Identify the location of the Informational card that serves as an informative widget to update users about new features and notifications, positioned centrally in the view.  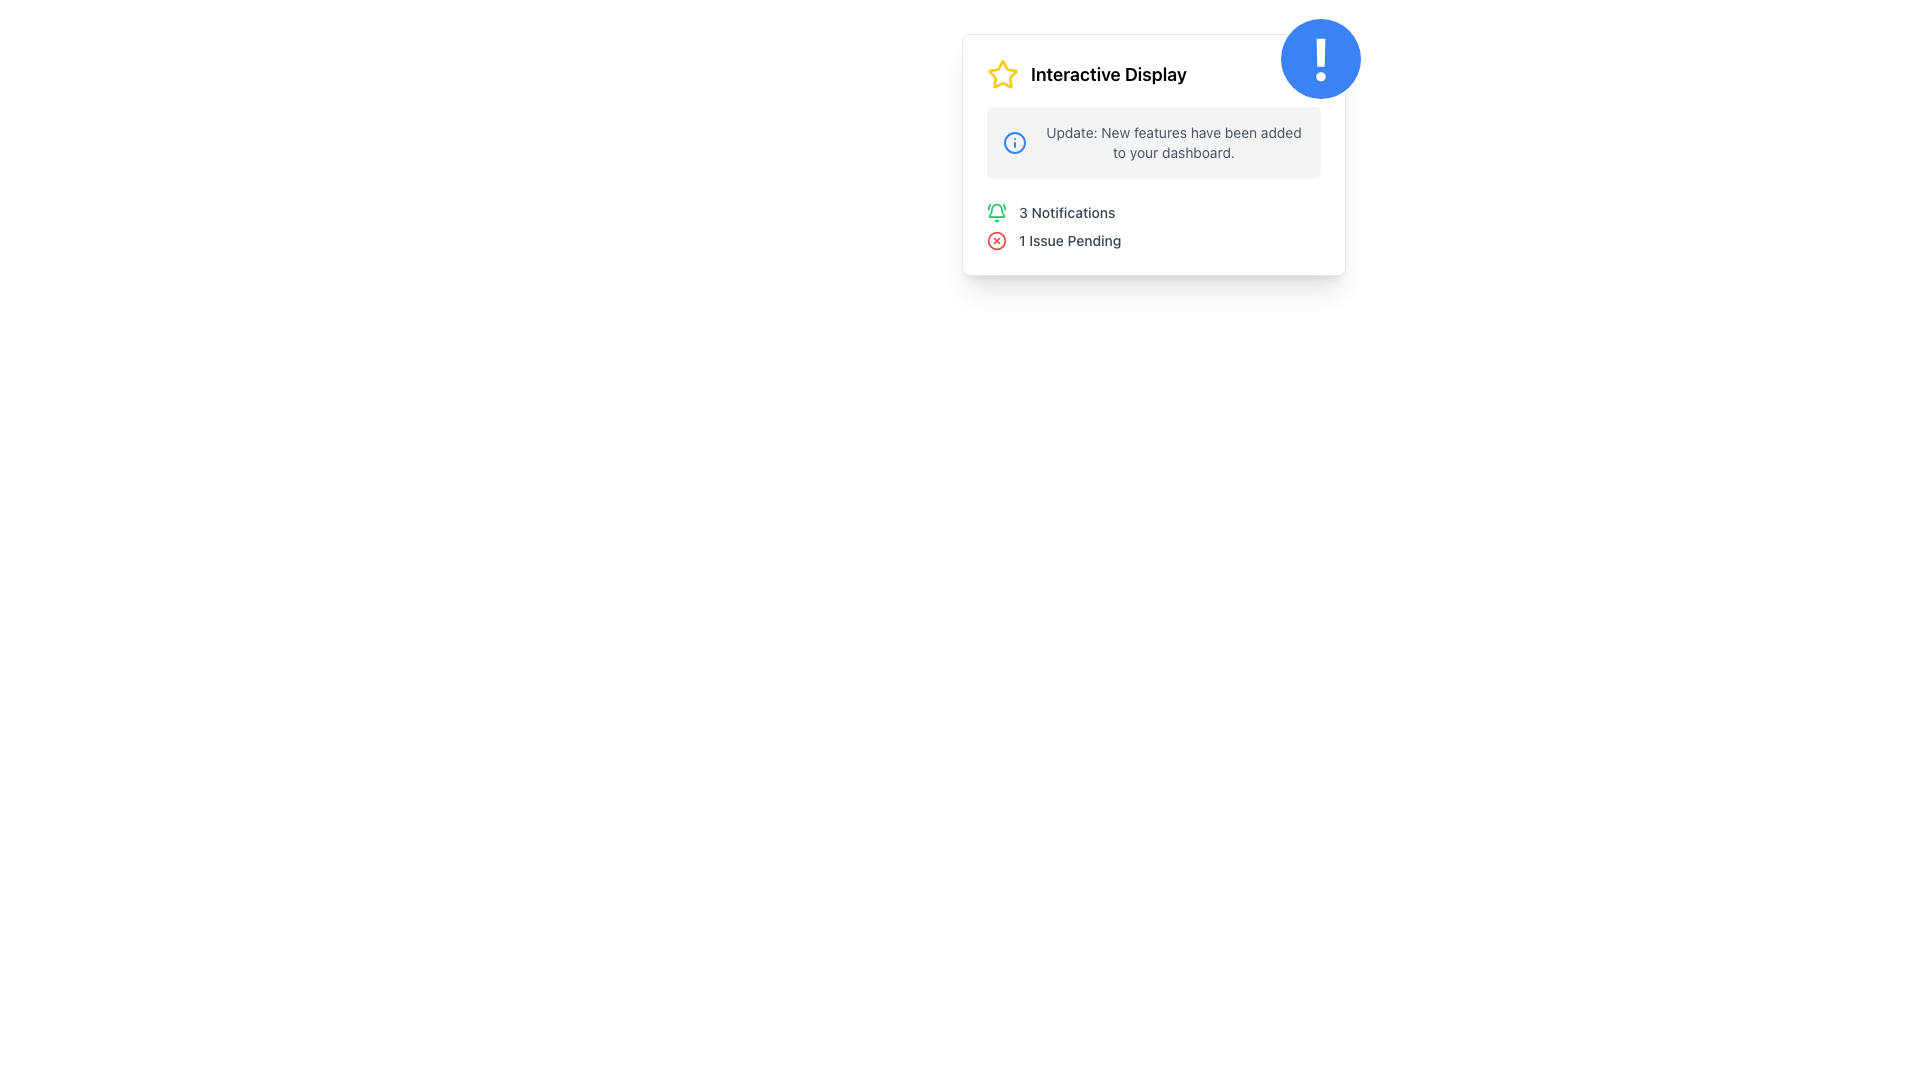
(1153, 196).